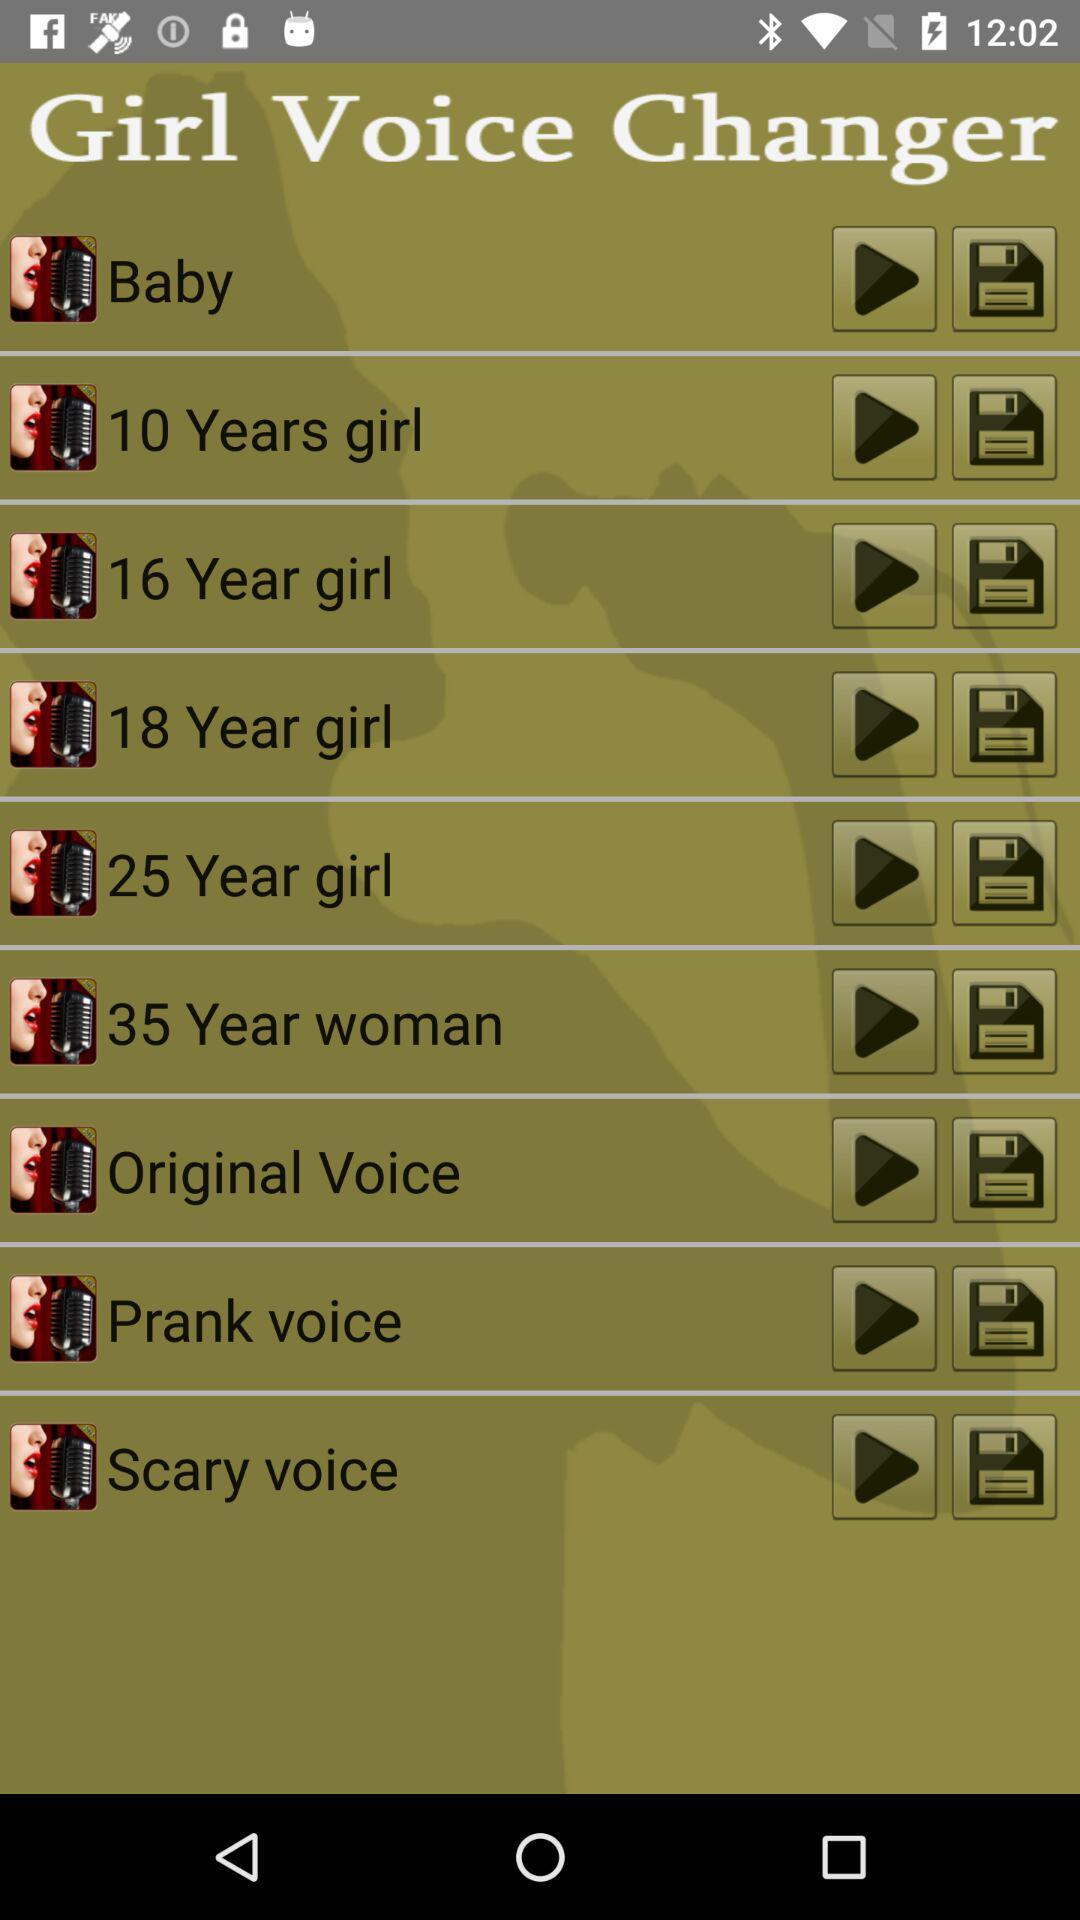 Image resolution: width=1080 pixels, height=1920 pixels. What do you see at coordinates (469, 1318) in the screenshot?
I see `prank voice item` at bounding box center [469, 1318].